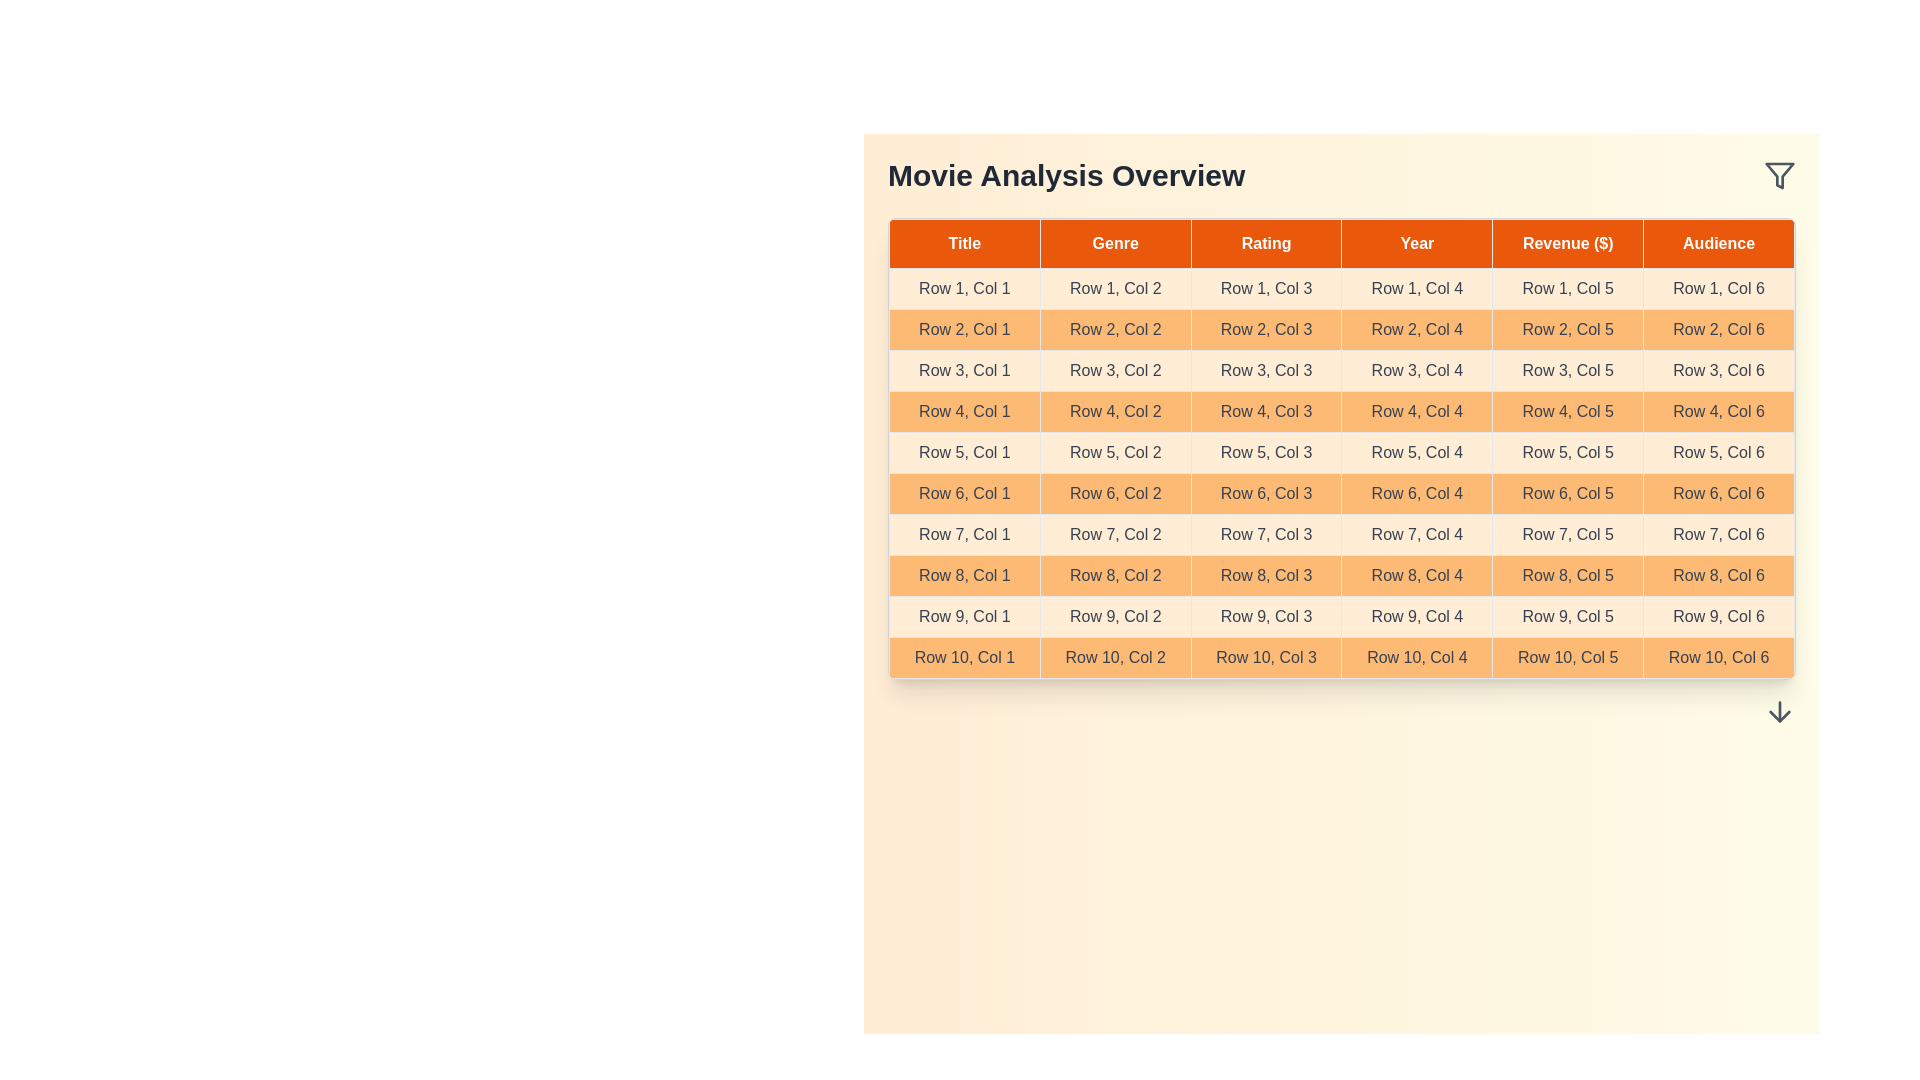 Image resolution: width=1920 pixels, height=1080 pixels. Describe the element at coordinates (1780, 711) in the screenshot. I see `the downward arrow in the footer of the MovieDataTable component` at that location.